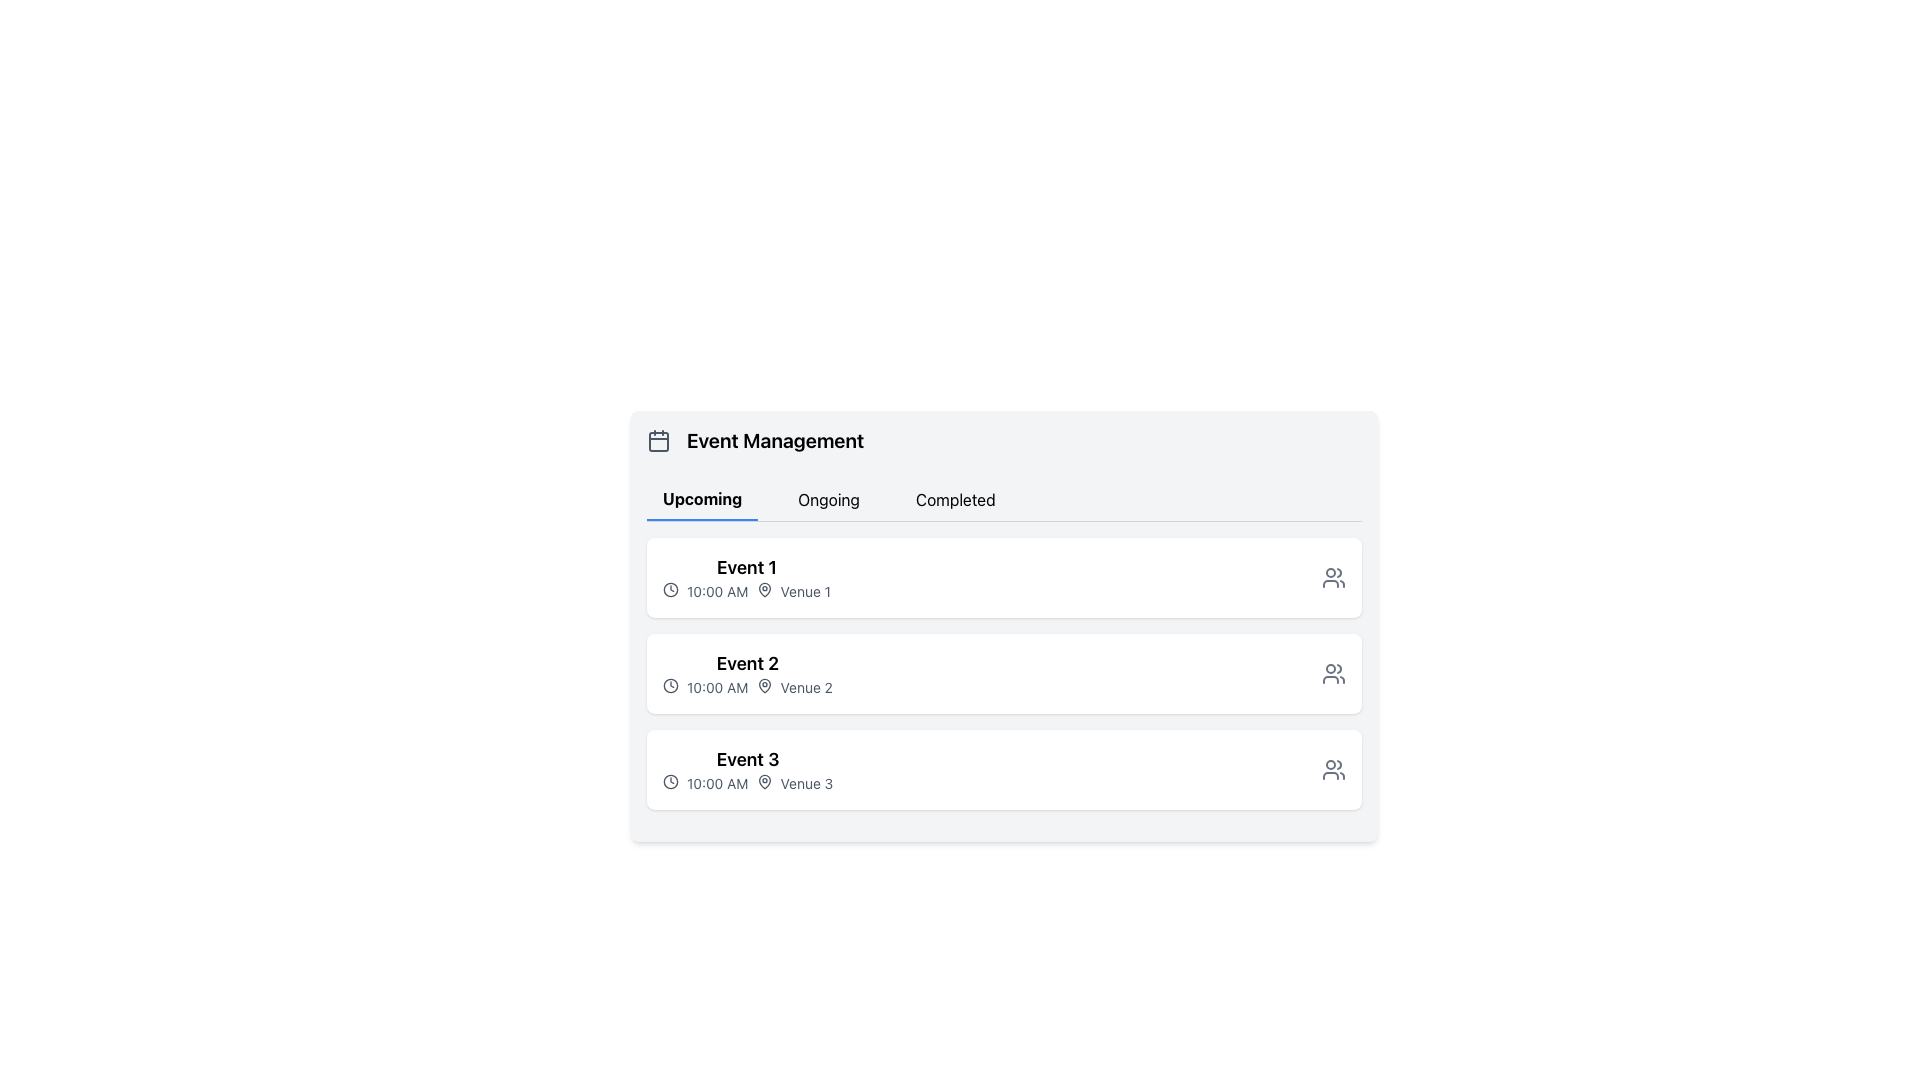  What do you see at coordinates (763, 685) in the screenshot?
I see `the venue marker icon located in the second event entry ('Event 2') in the 'Upcoming' events list, positioned between '10:00 AM' and 'Venue 2'` at bounding box center [763, 685].